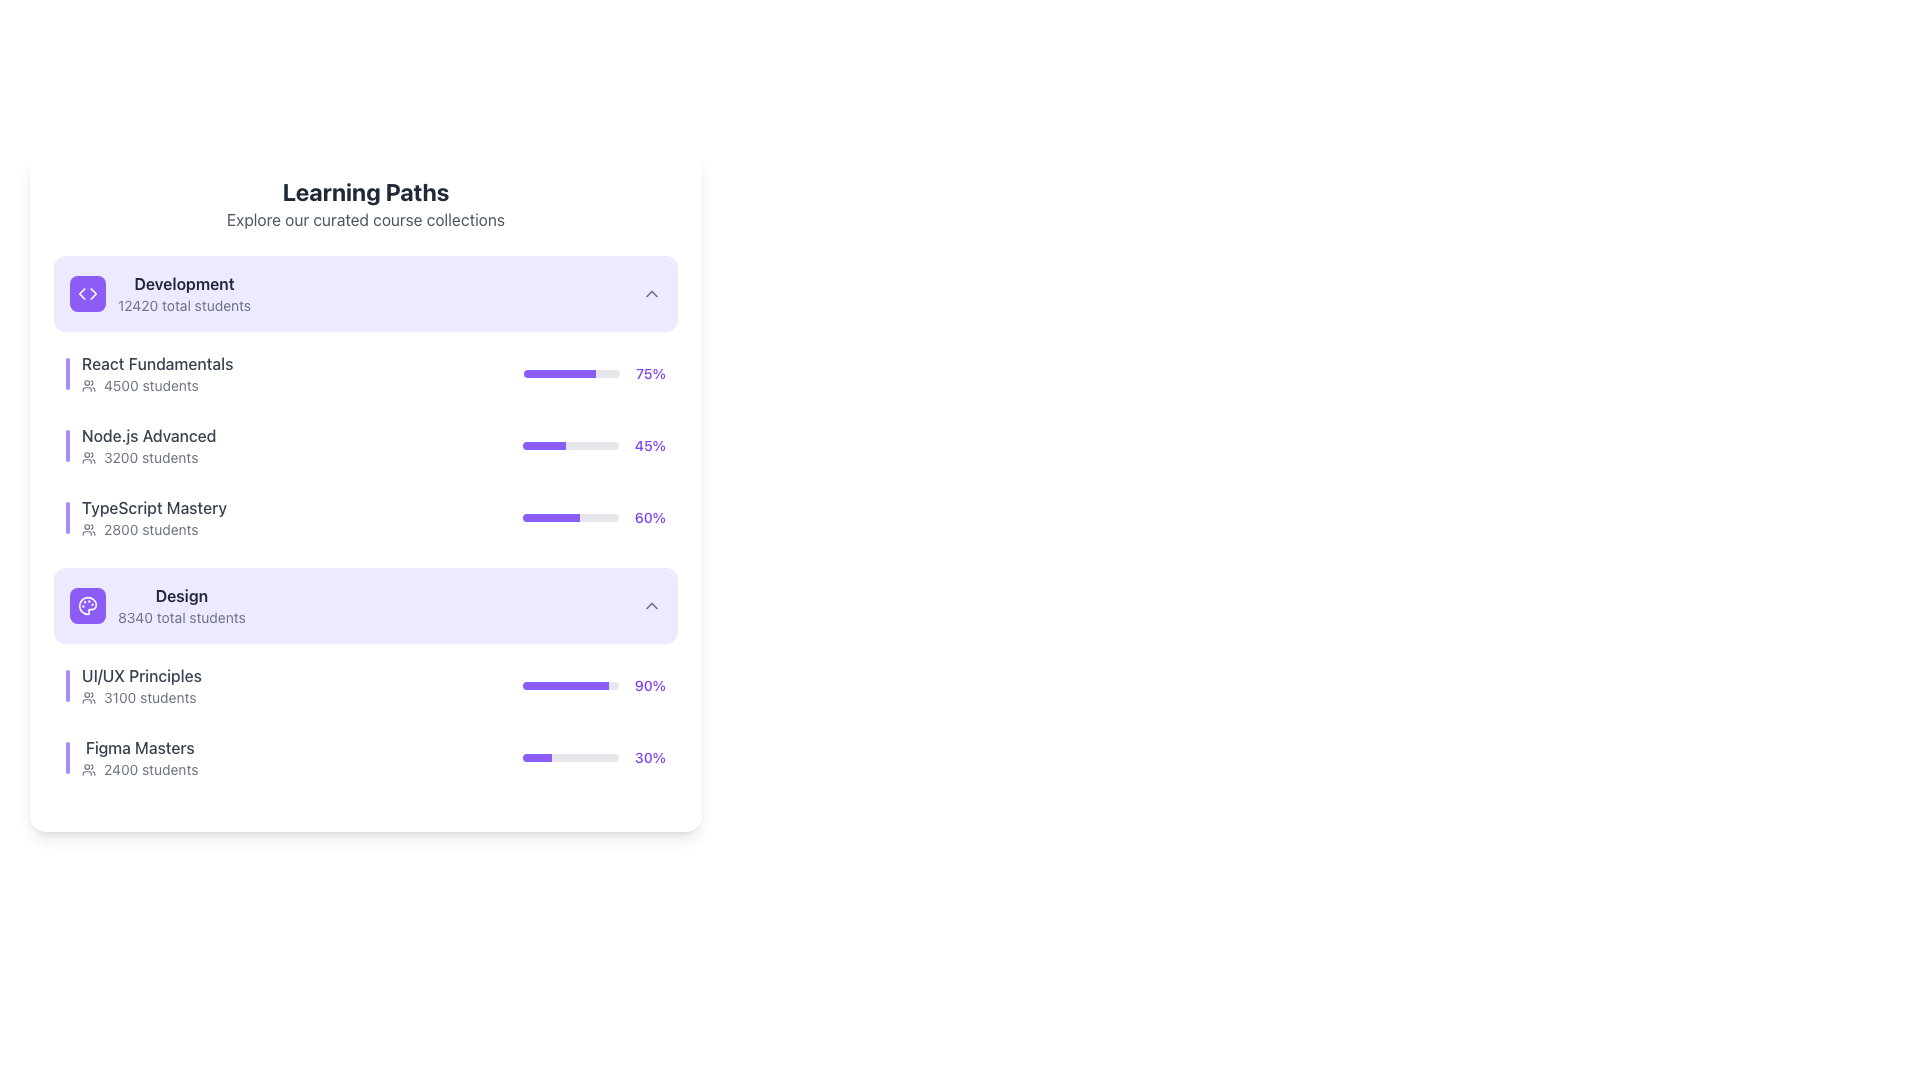 The height and width of the screenshot is (1080, 1920). Describe the element at coordinates (148, 445) in the screenshot. I see `student count displayed next to the 'Node.js Advanced' course hyperlink, which is the second entry under the 'Development' section of the 'Learning Paths' menu` at that location.